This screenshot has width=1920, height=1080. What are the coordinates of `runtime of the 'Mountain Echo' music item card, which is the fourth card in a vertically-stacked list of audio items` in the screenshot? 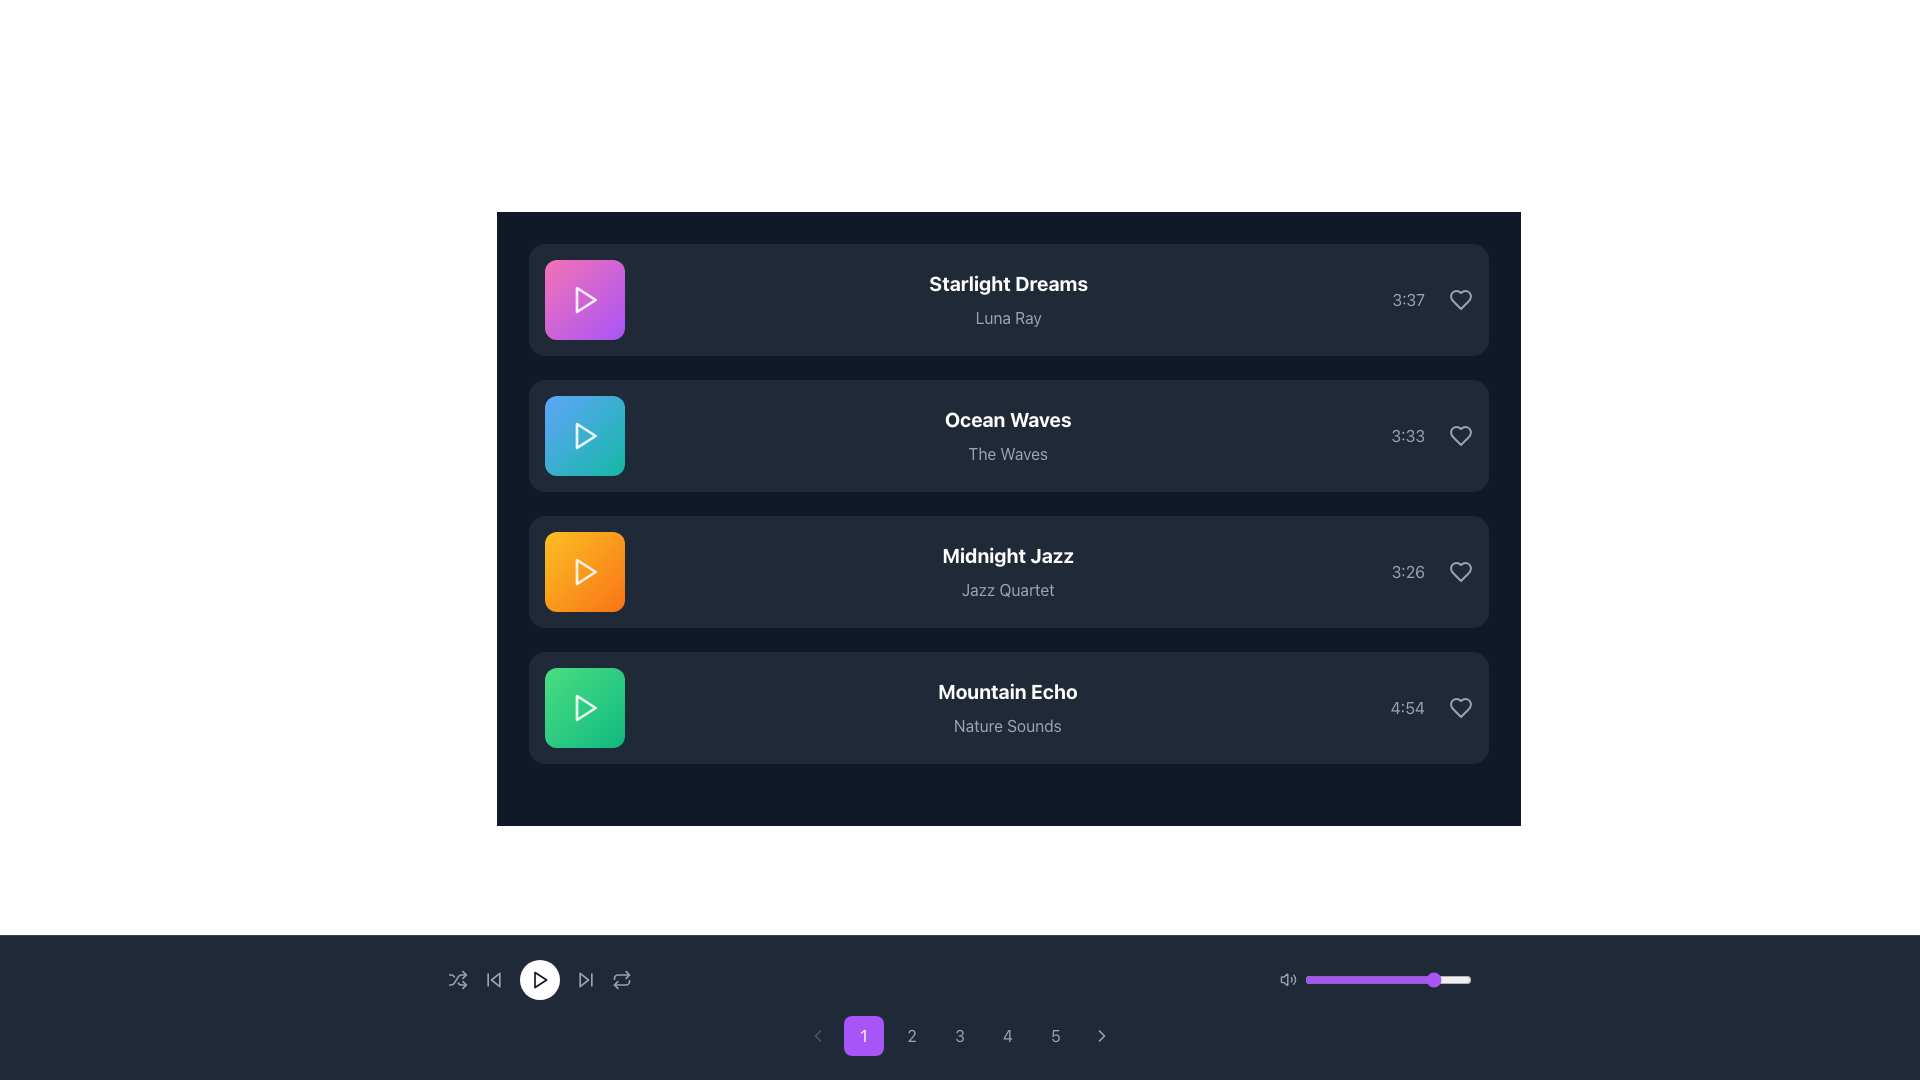 It's located at (1008, 707).